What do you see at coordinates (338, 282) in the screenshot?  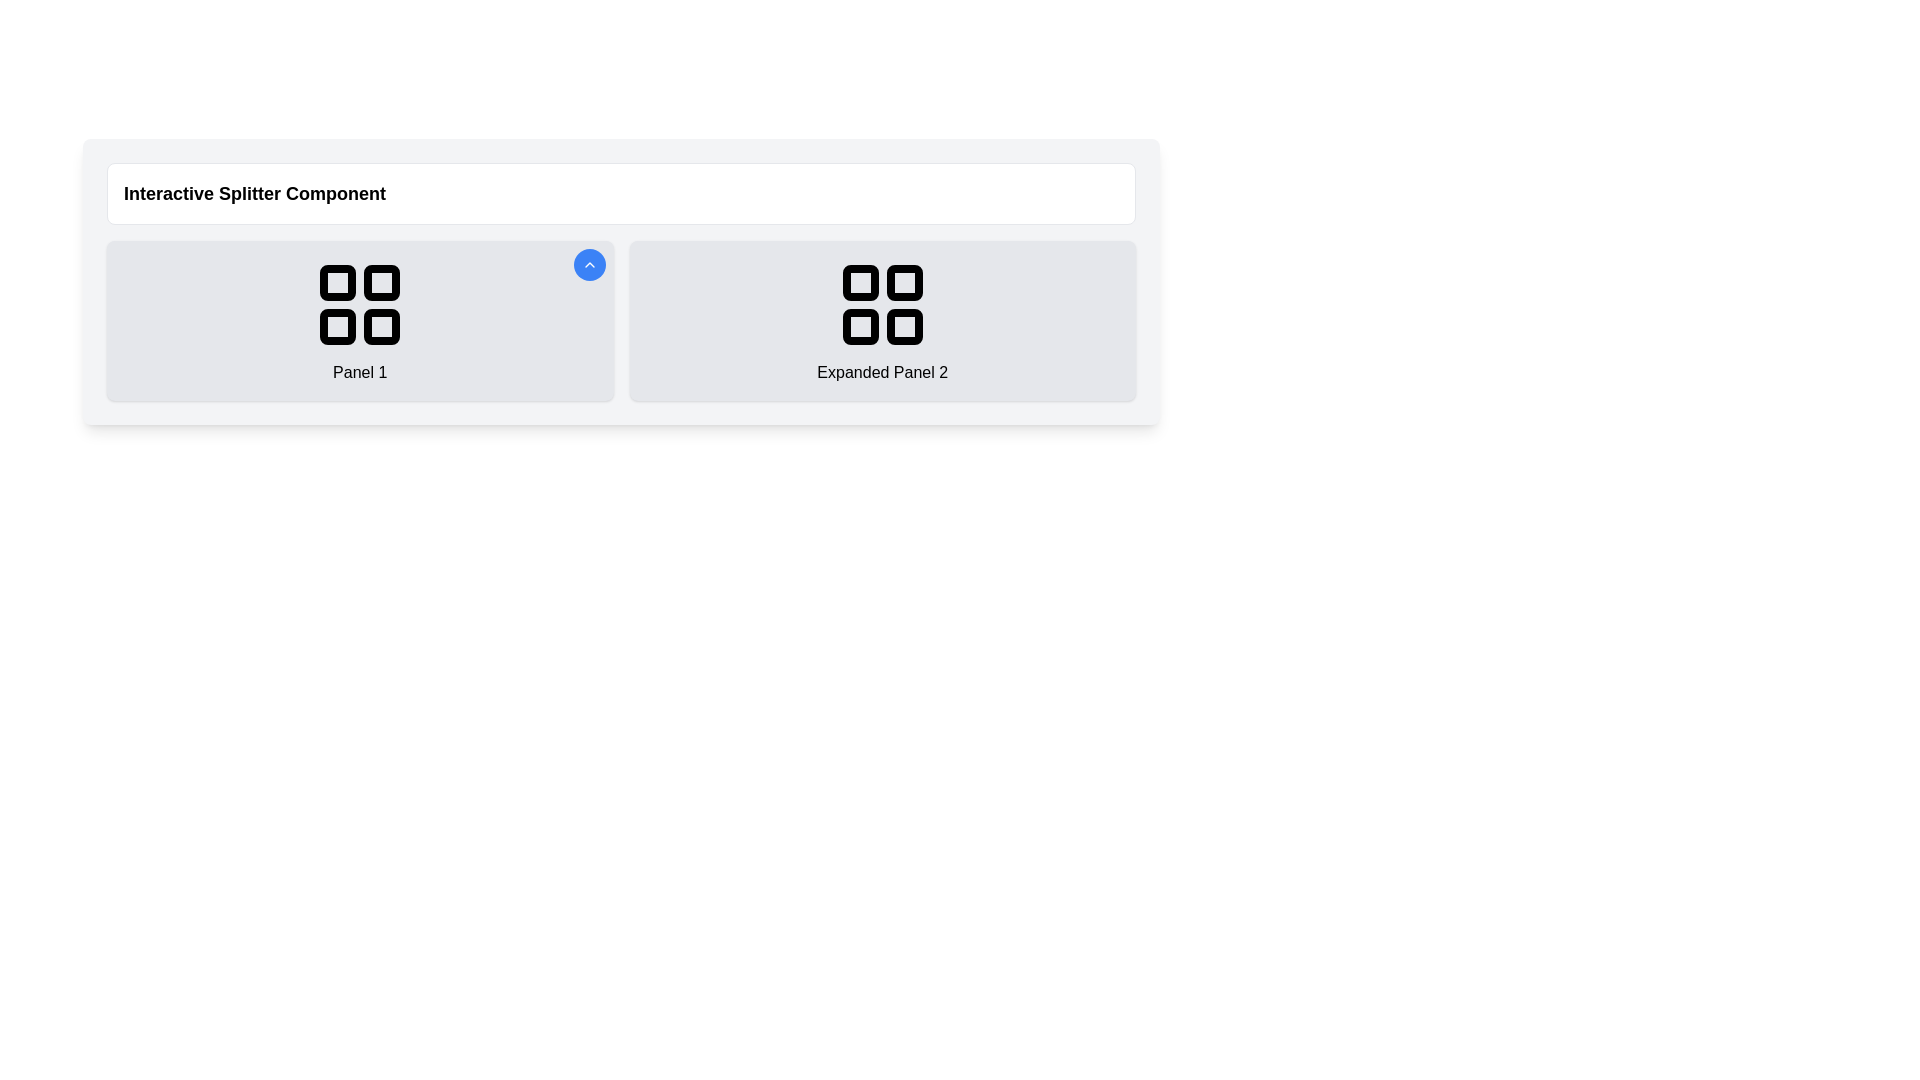 I see `the Square Icon located in the top-left of the 2x2 grid within 'Panel 1'` at bounding box center [338, 282].